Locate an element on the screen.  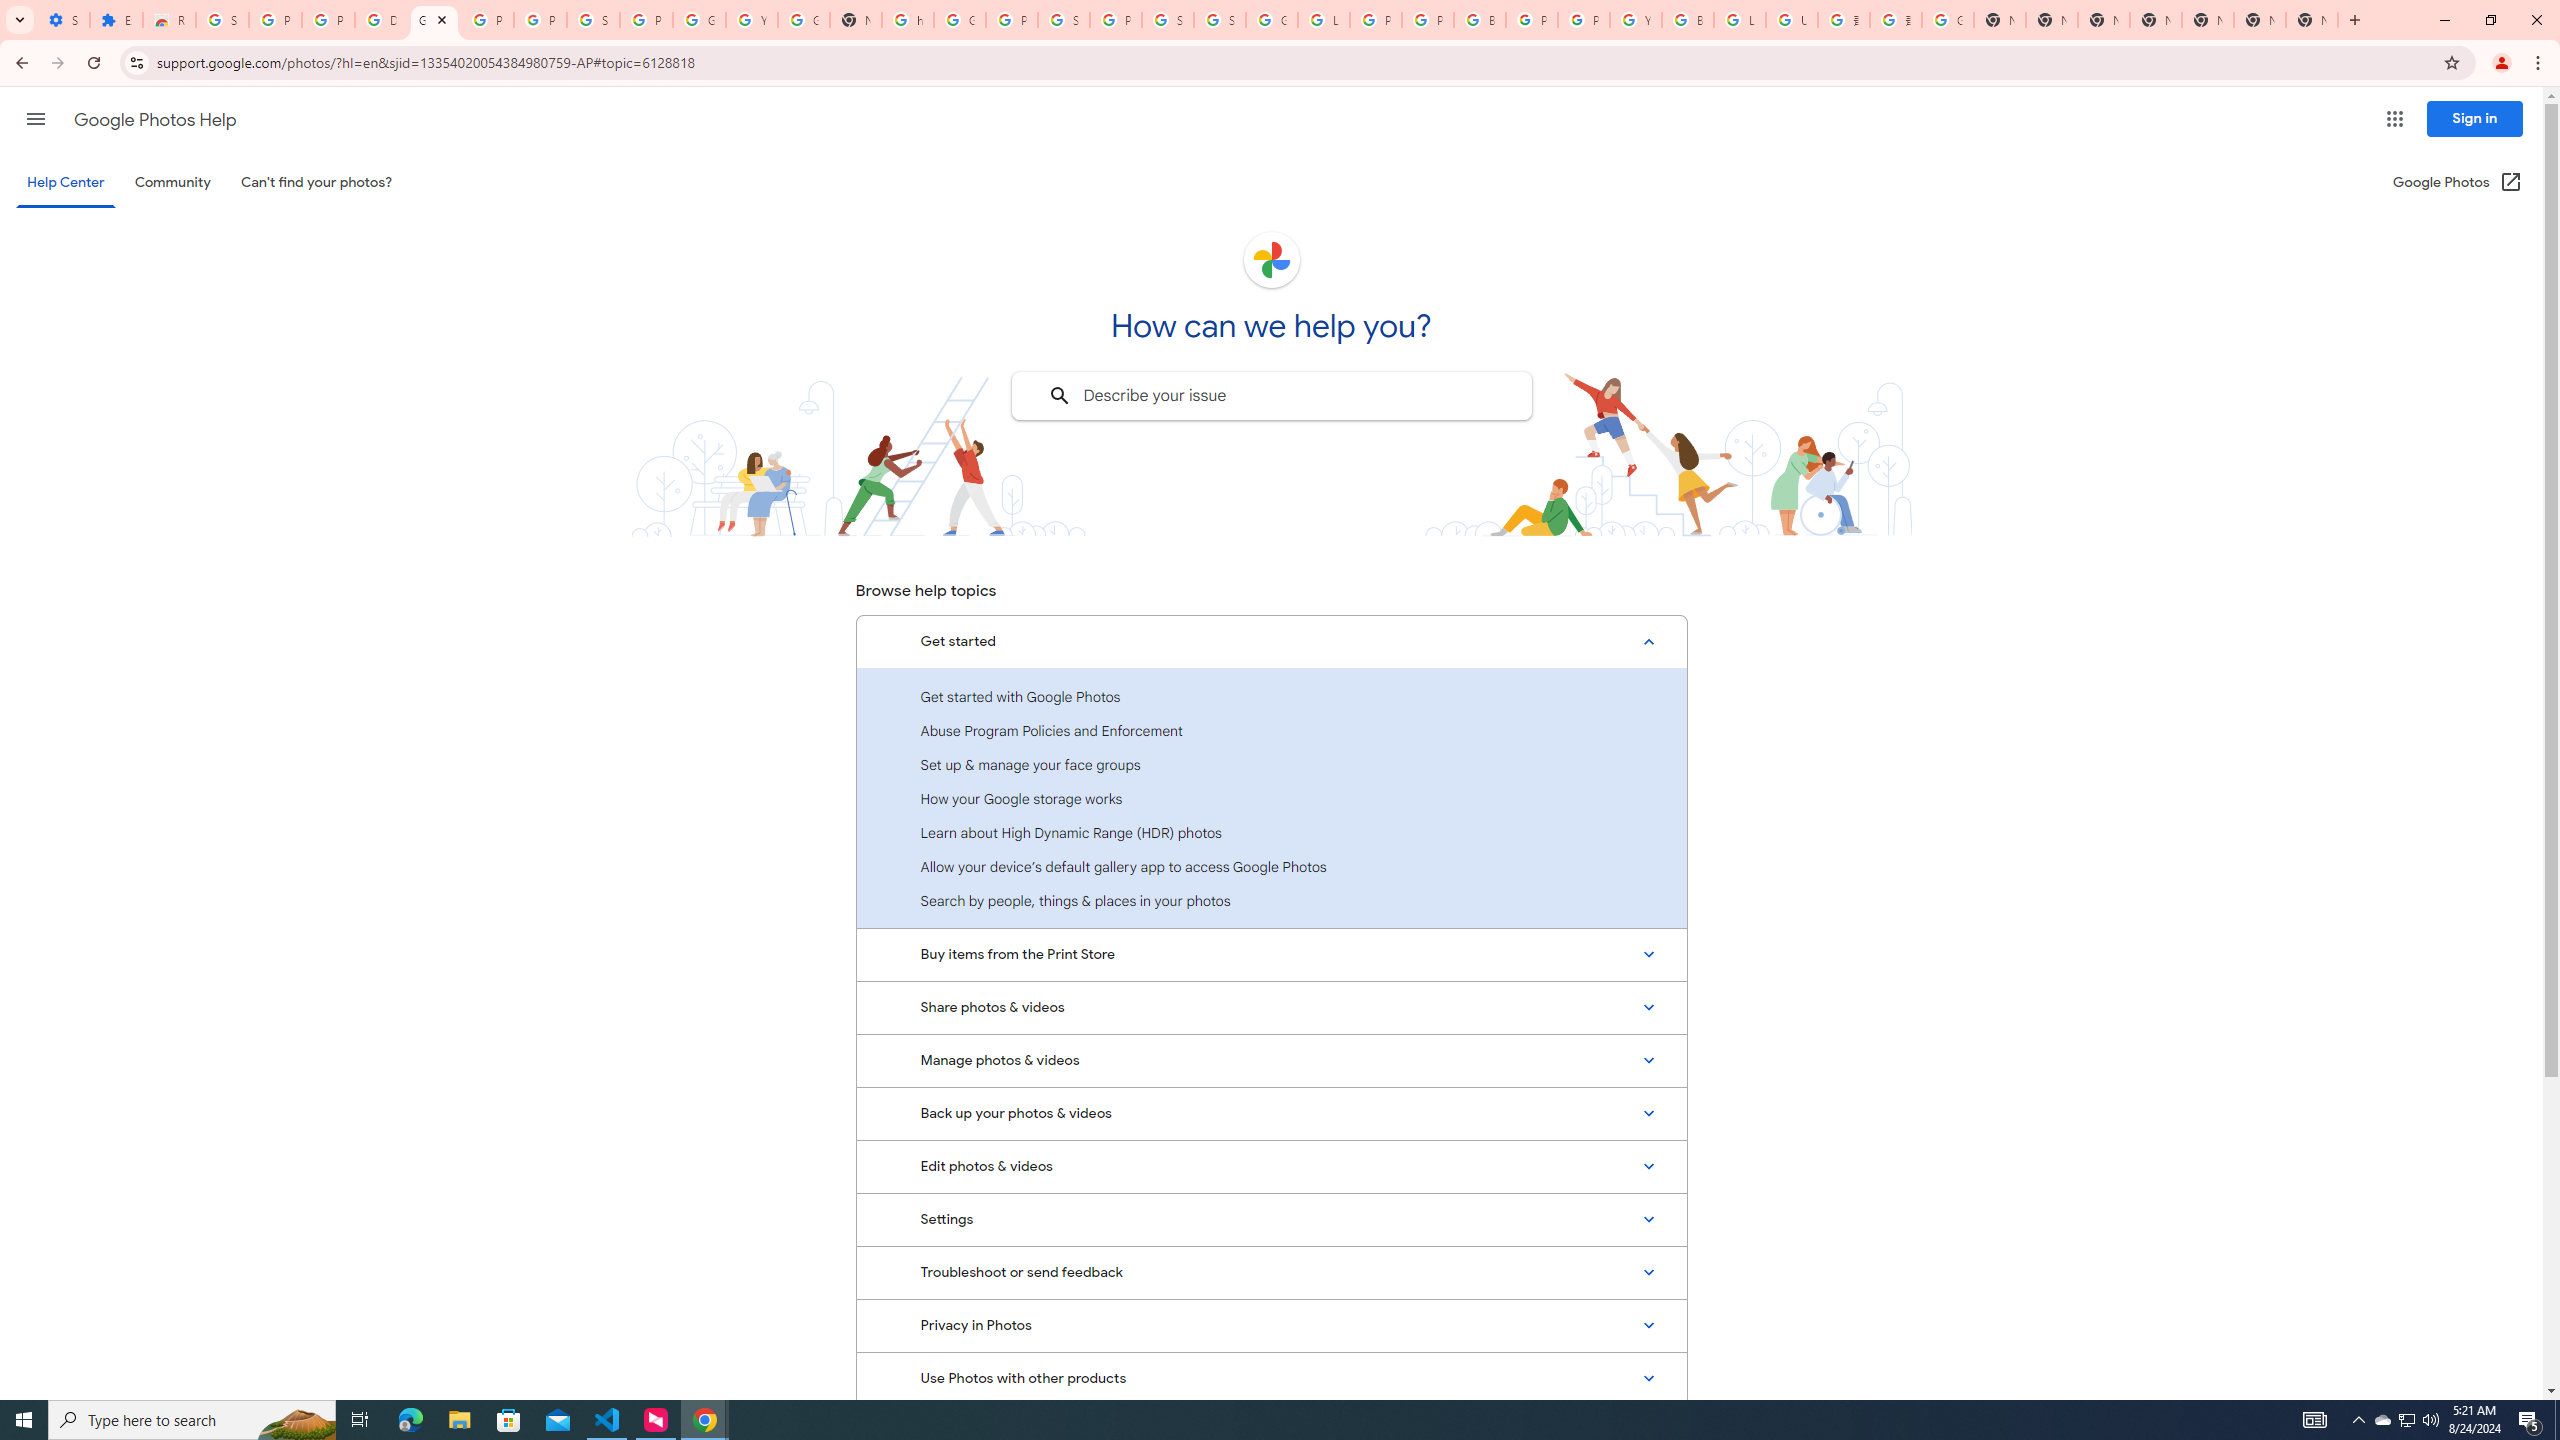
'Get started with Google Photos' is located at coordinates (1271, 696).